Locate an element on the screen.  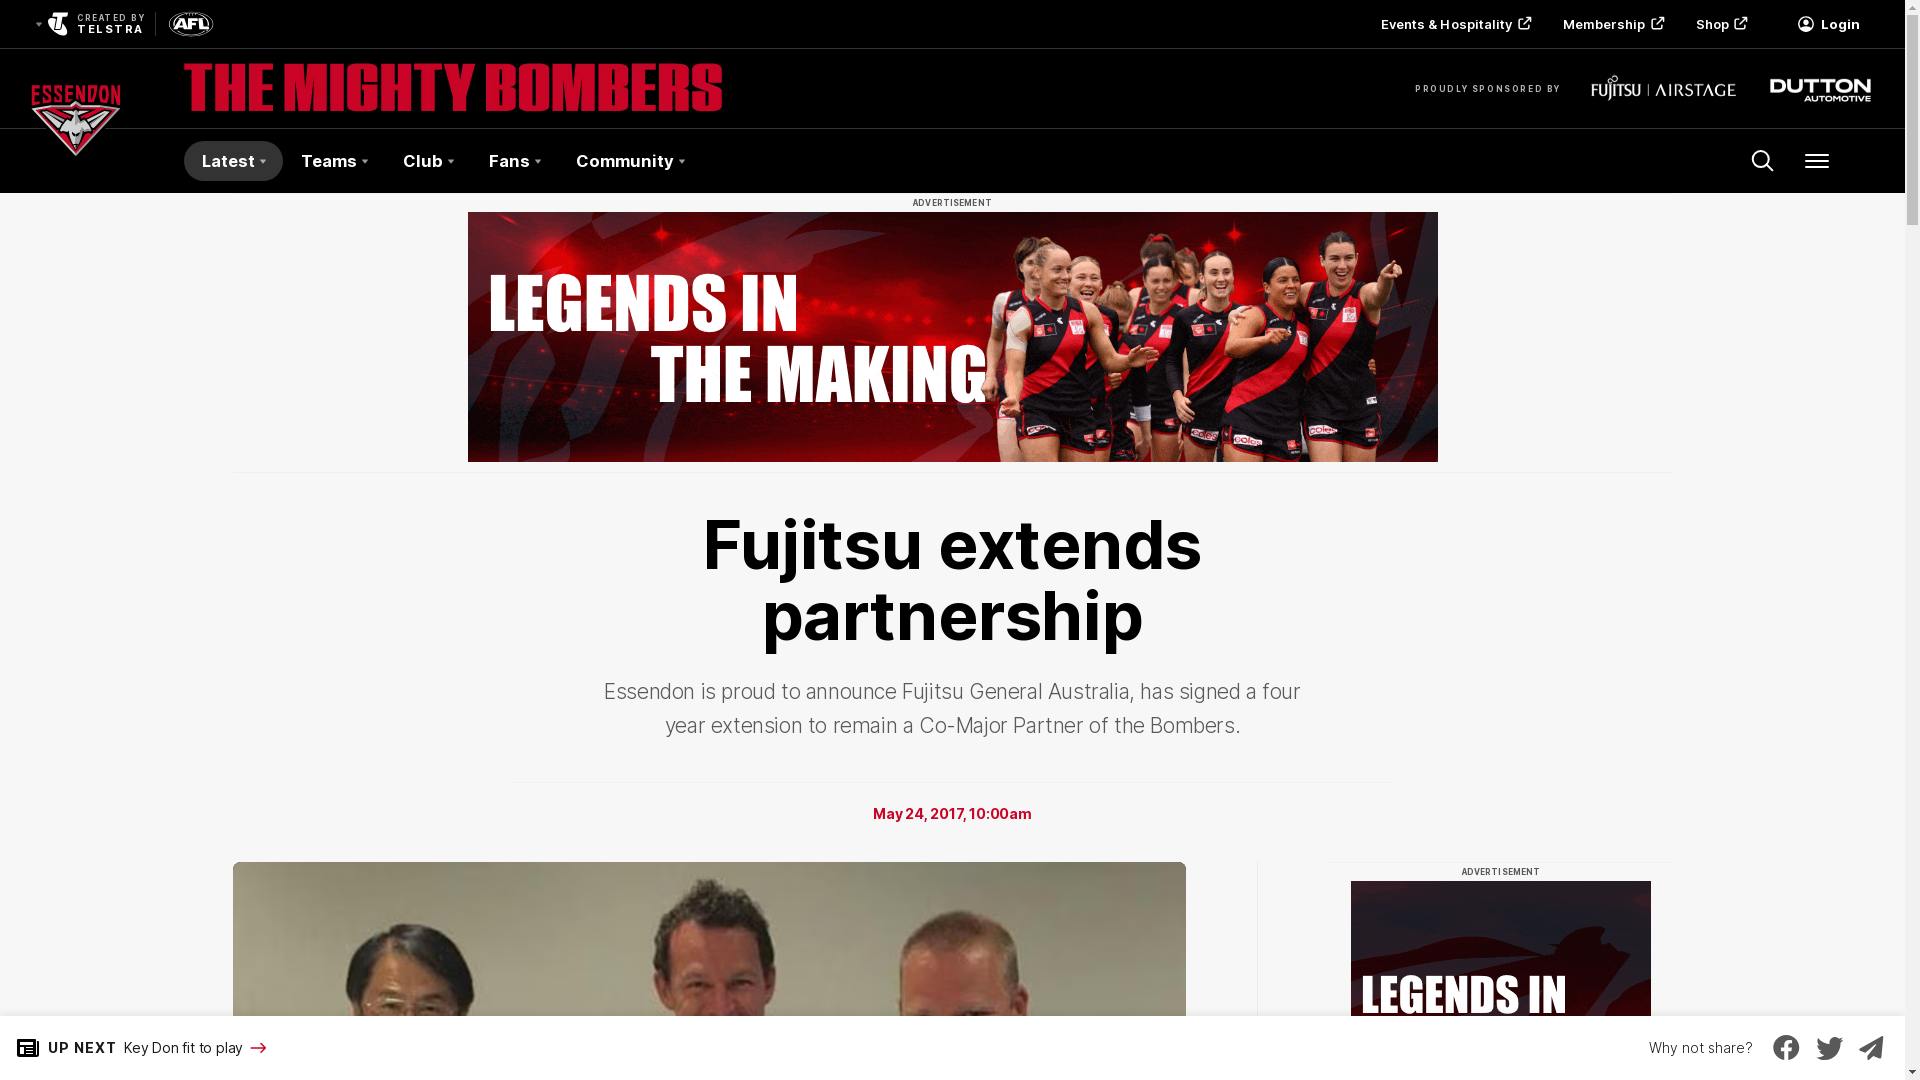
'CREATED BY is located at coordinates (86, 23).